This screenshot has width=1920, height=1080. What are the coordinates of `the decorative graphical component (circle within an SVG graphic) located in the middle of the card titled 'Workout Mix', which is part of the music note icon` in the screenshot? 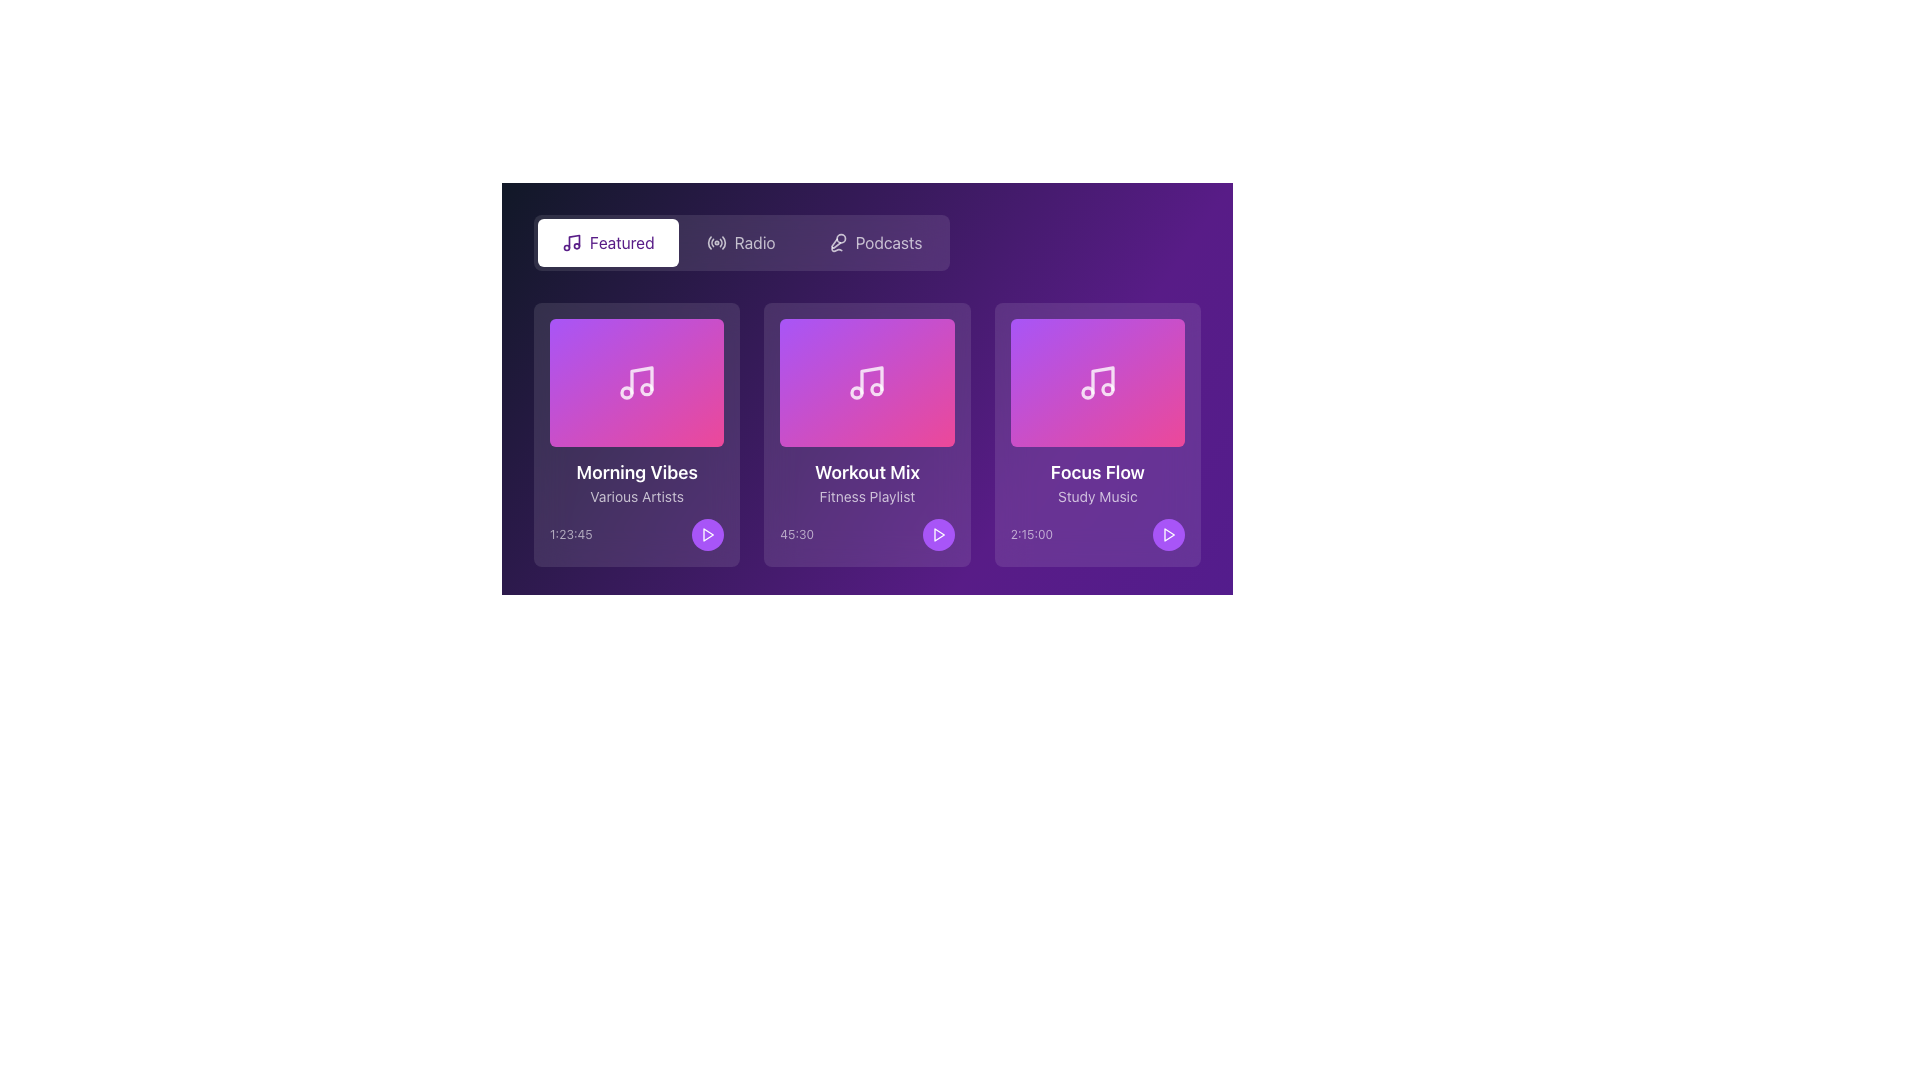 It's located at (857, 393).